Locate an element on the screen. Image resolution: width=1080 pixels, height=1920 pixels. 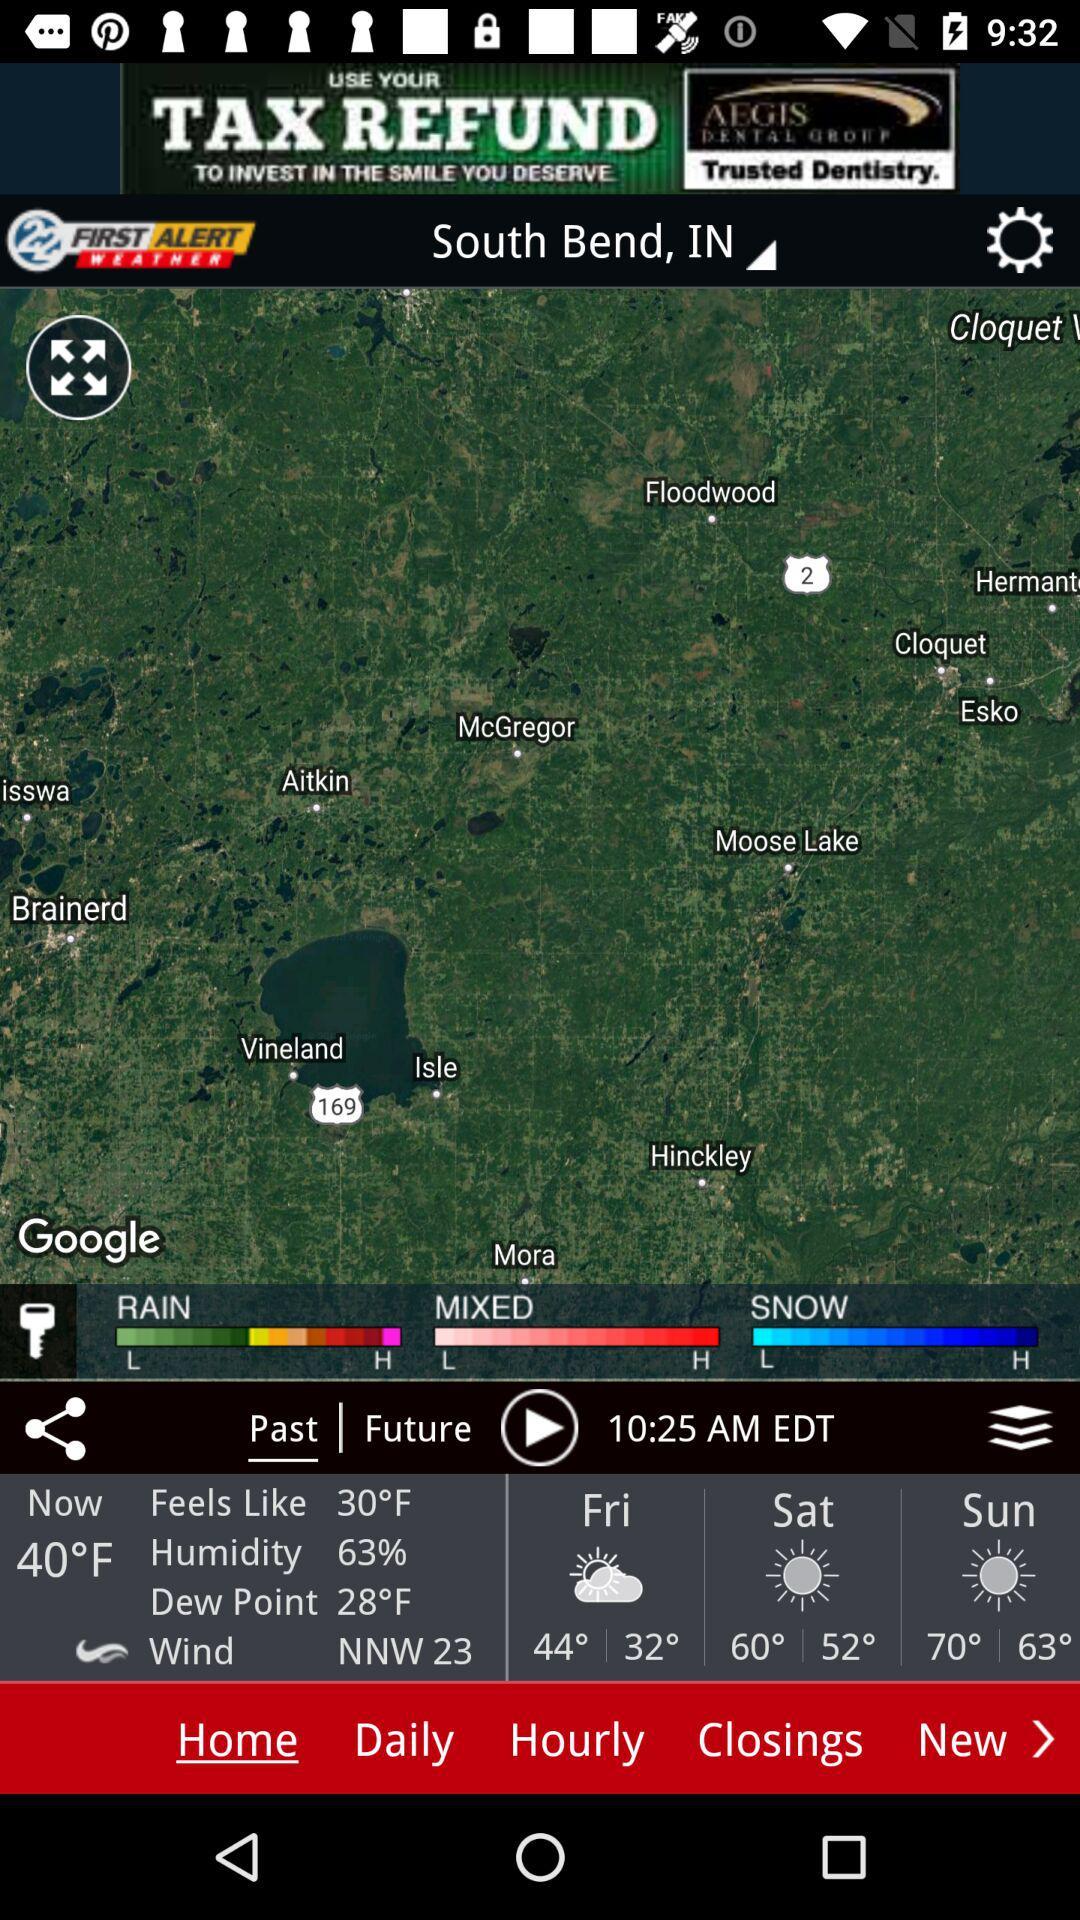
next page is located at coordinates (1042, 1737).